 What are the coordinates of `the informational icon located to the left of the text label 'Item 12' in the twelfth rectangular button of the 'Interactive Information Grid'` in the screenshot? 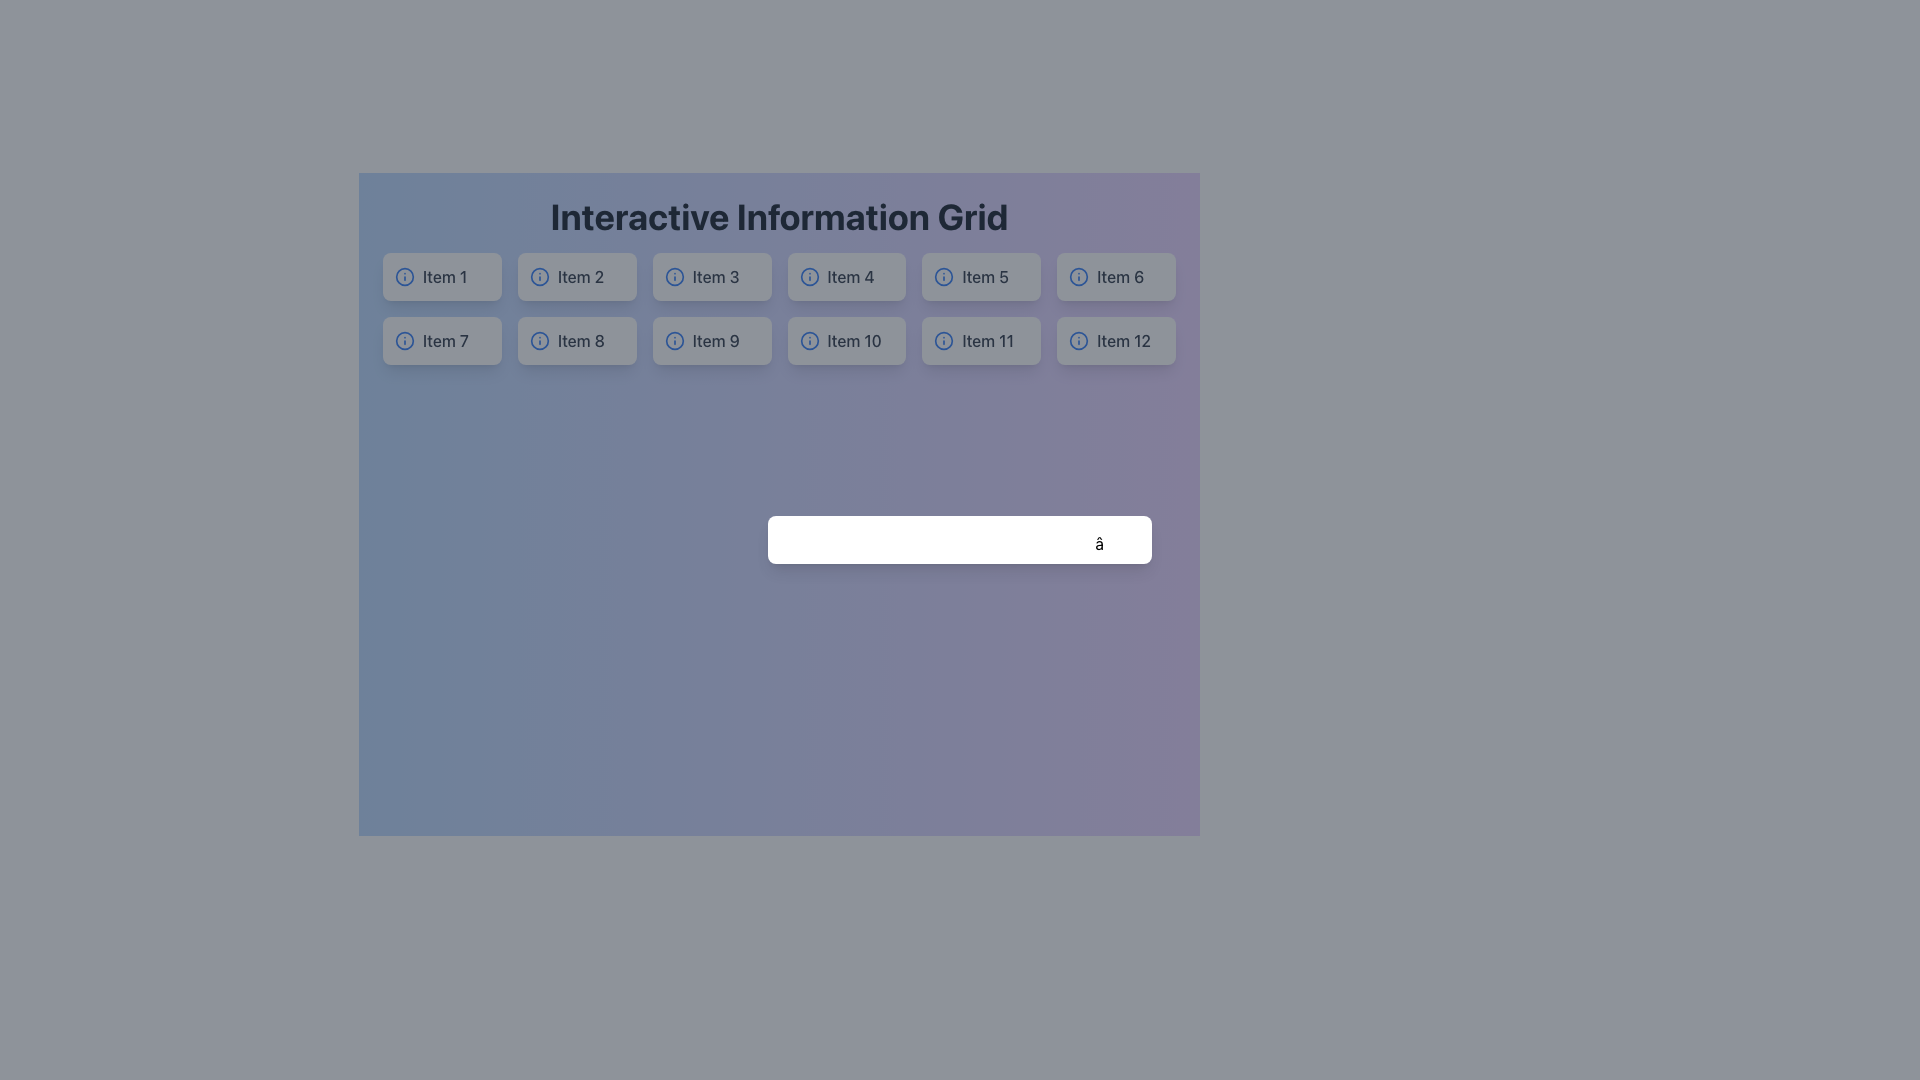 It's located at (1078, 339).